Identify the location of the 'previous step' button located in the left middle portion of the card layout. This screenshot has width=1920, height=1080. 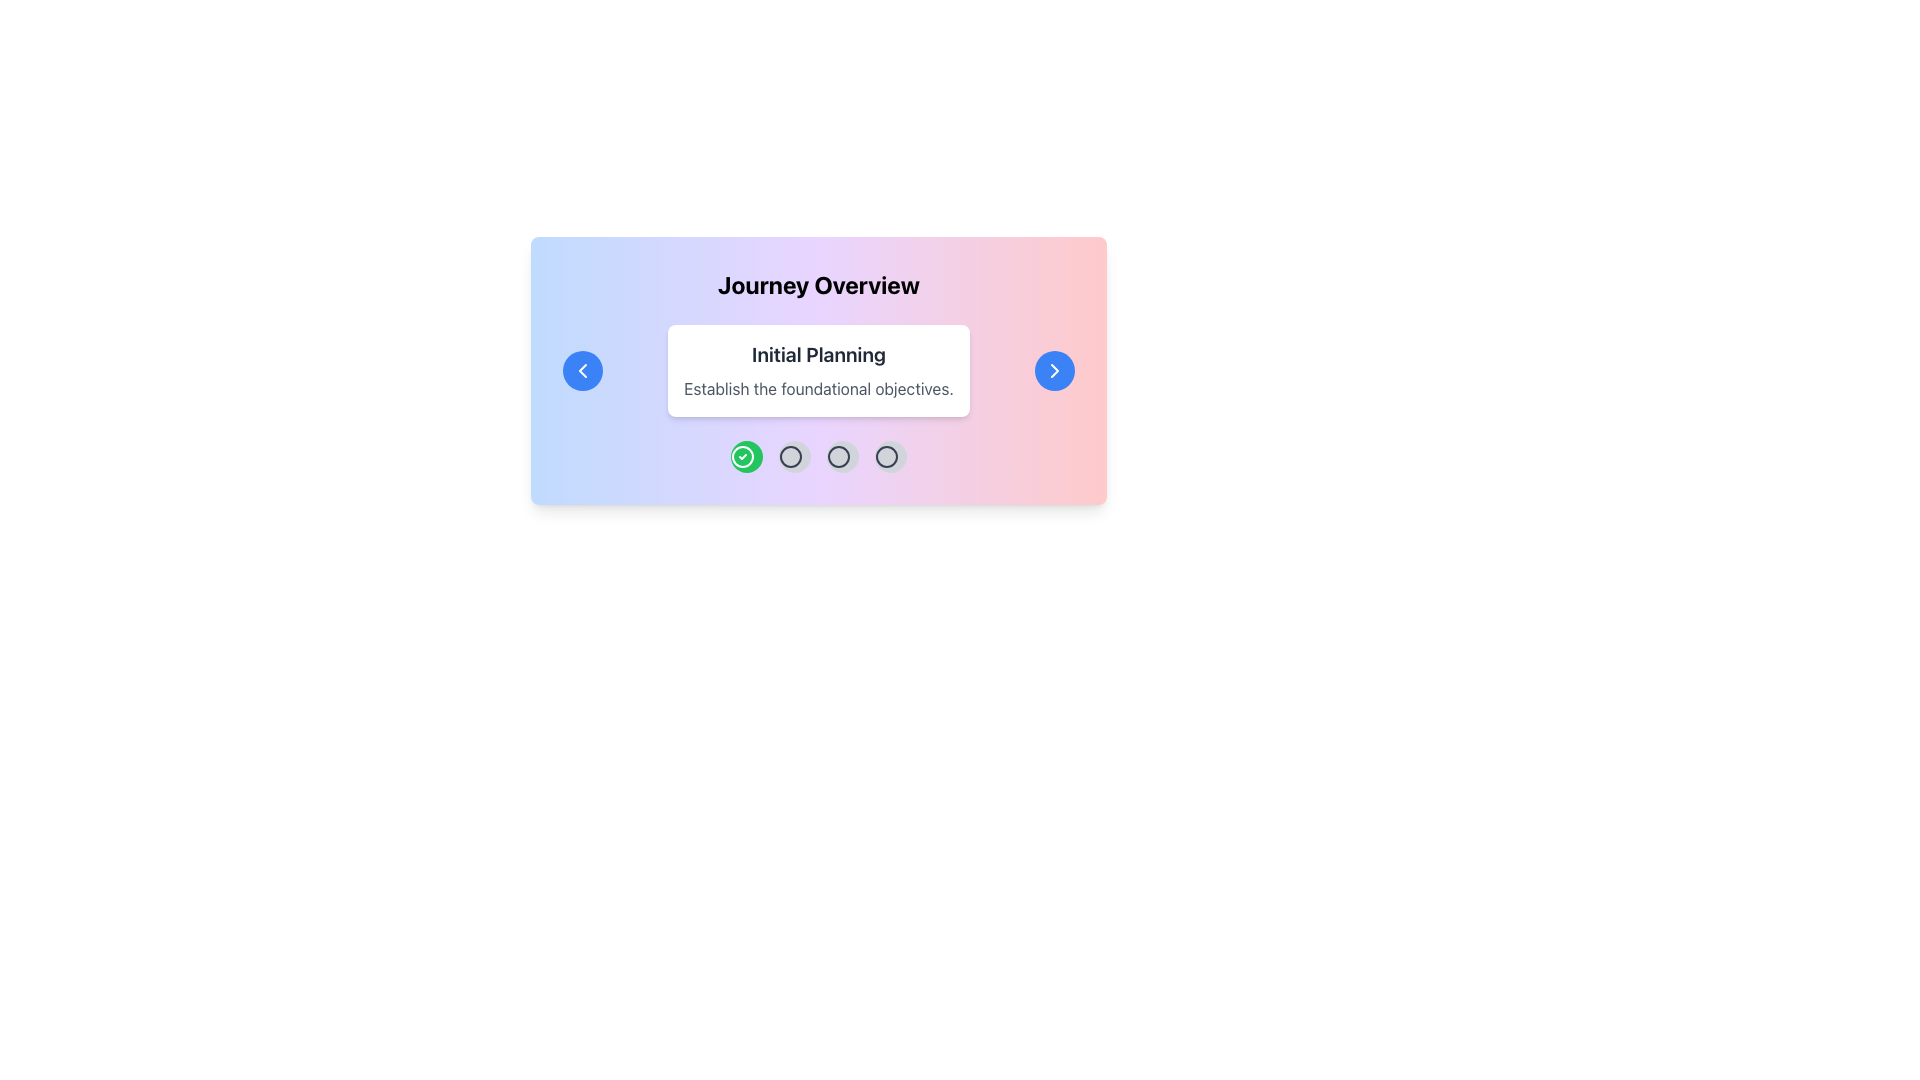
(581, 370).